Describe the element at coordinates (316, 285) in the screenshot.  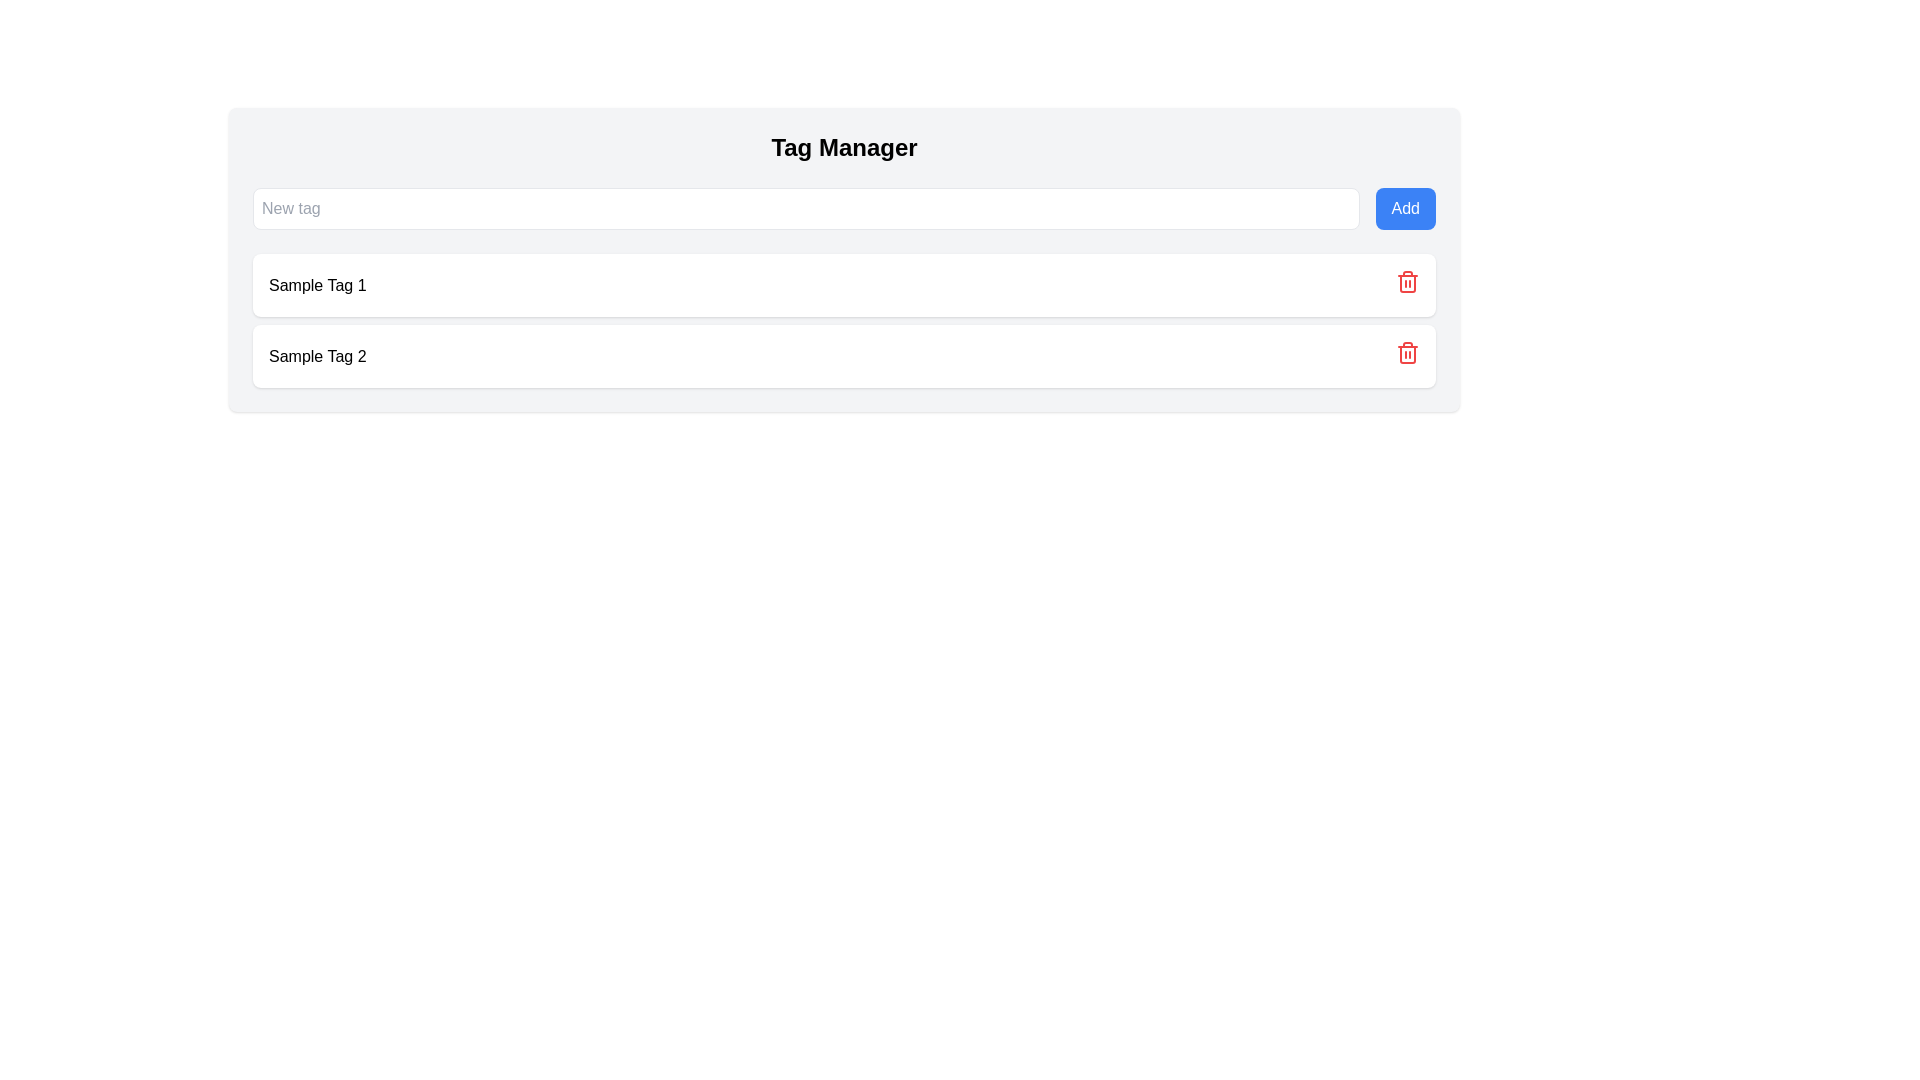
I see `the Text label that displays a tag name, located below the 'New tag' input field and above 'Sample Tag 2'` at that location.